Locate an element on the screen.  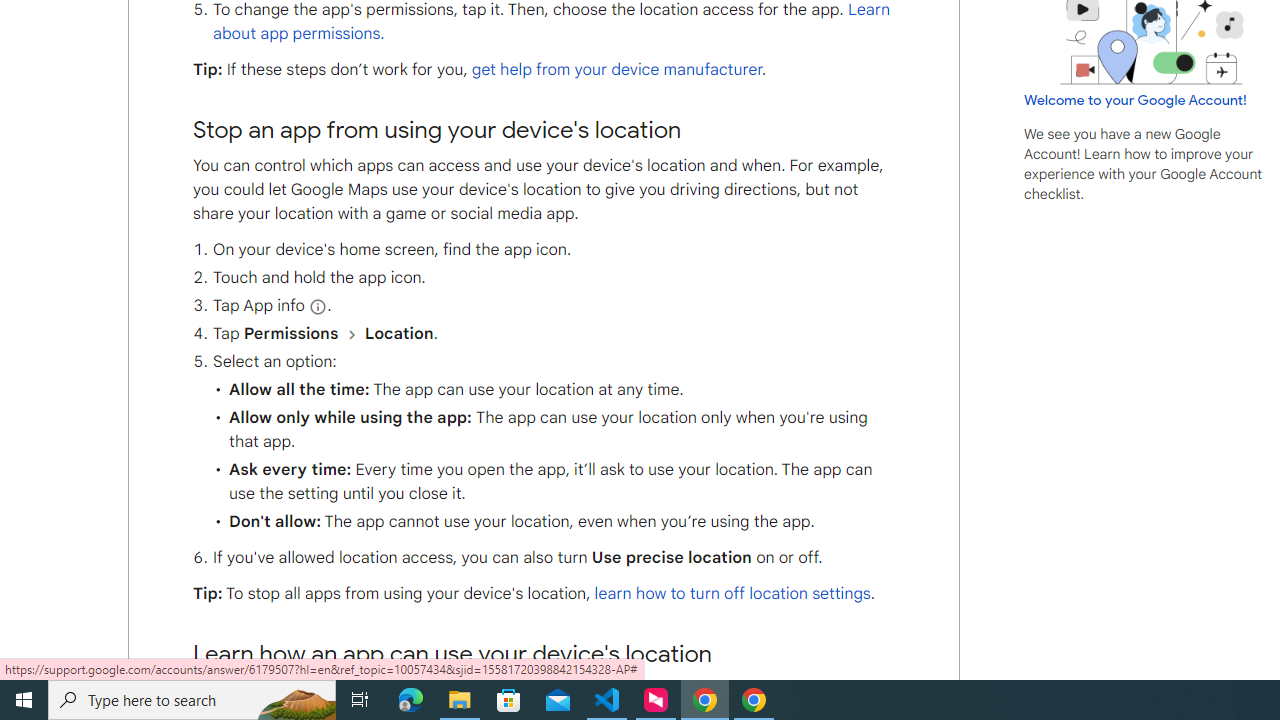
'get help from your device manufacturer' is located at coordinates (615, 68).